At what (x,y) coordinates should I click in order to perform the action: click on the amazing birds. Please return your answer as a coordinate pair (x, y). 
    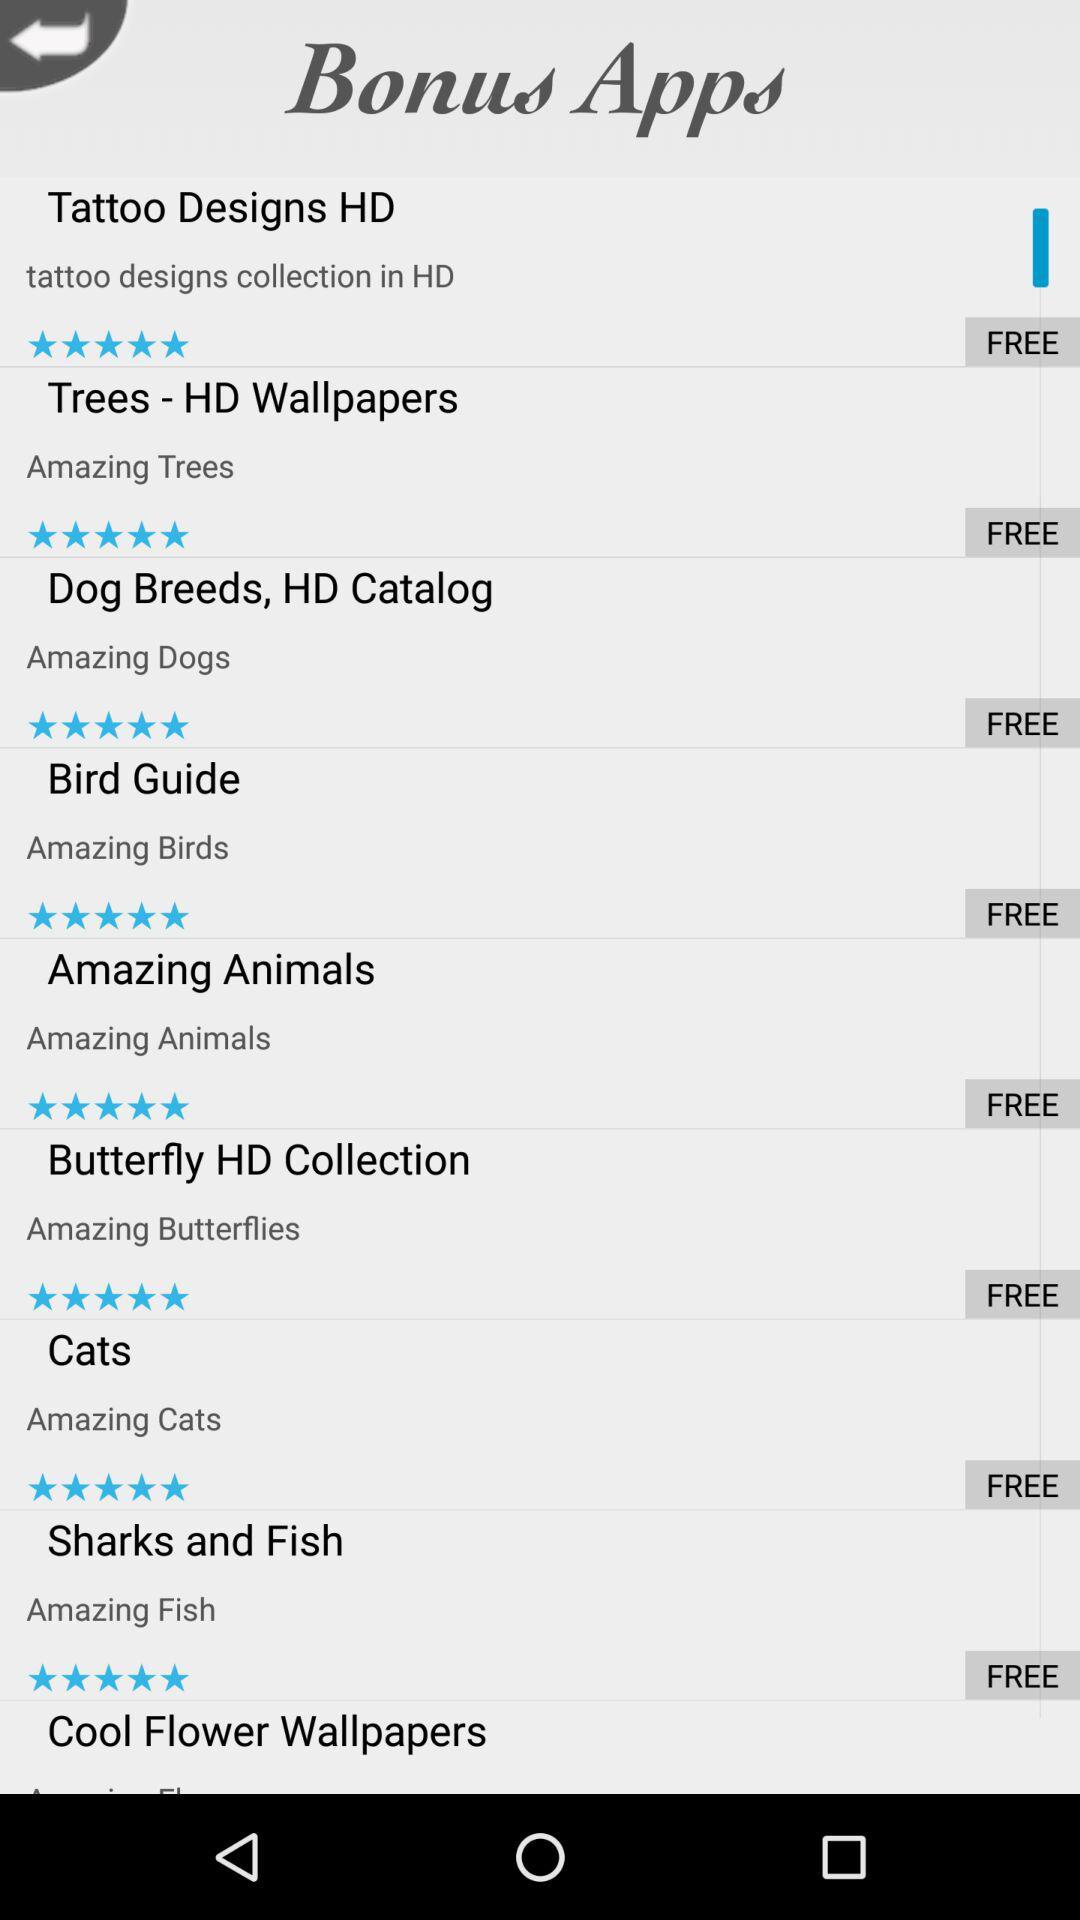
    Looking at the image, I should click on (553, 846).